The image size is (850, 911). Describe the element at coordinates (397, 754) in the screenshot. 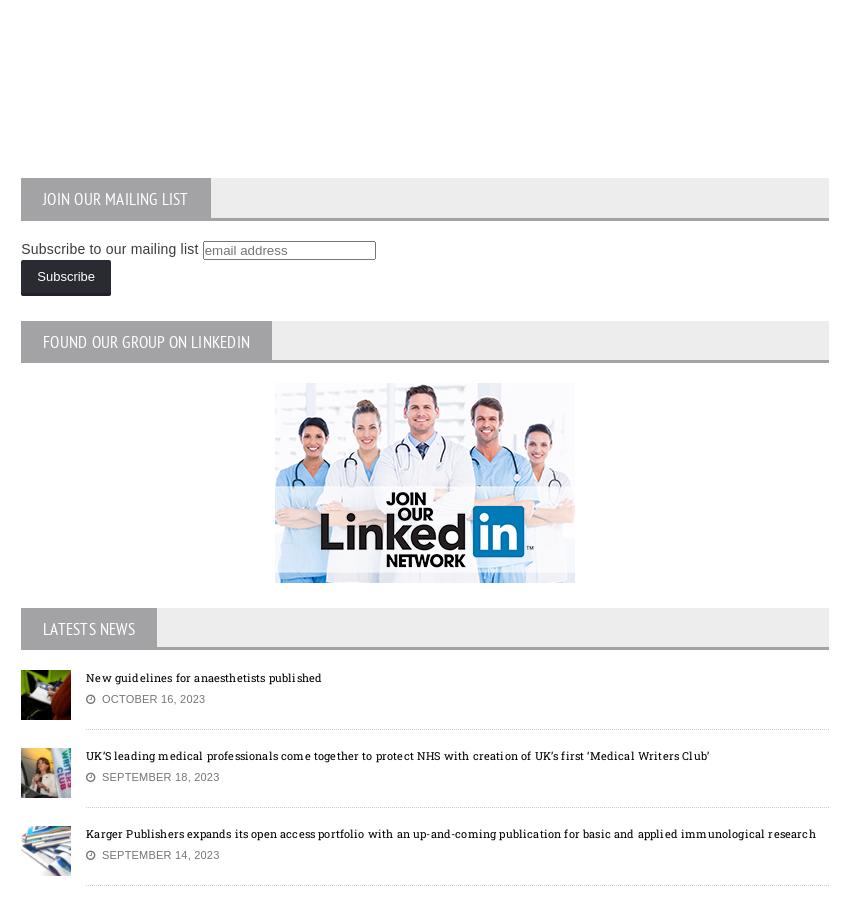

I see `'UK’S leading medical professionals come together to protect NHS with creation of UK’s first ‘Medical Writers Club’'` at that location.